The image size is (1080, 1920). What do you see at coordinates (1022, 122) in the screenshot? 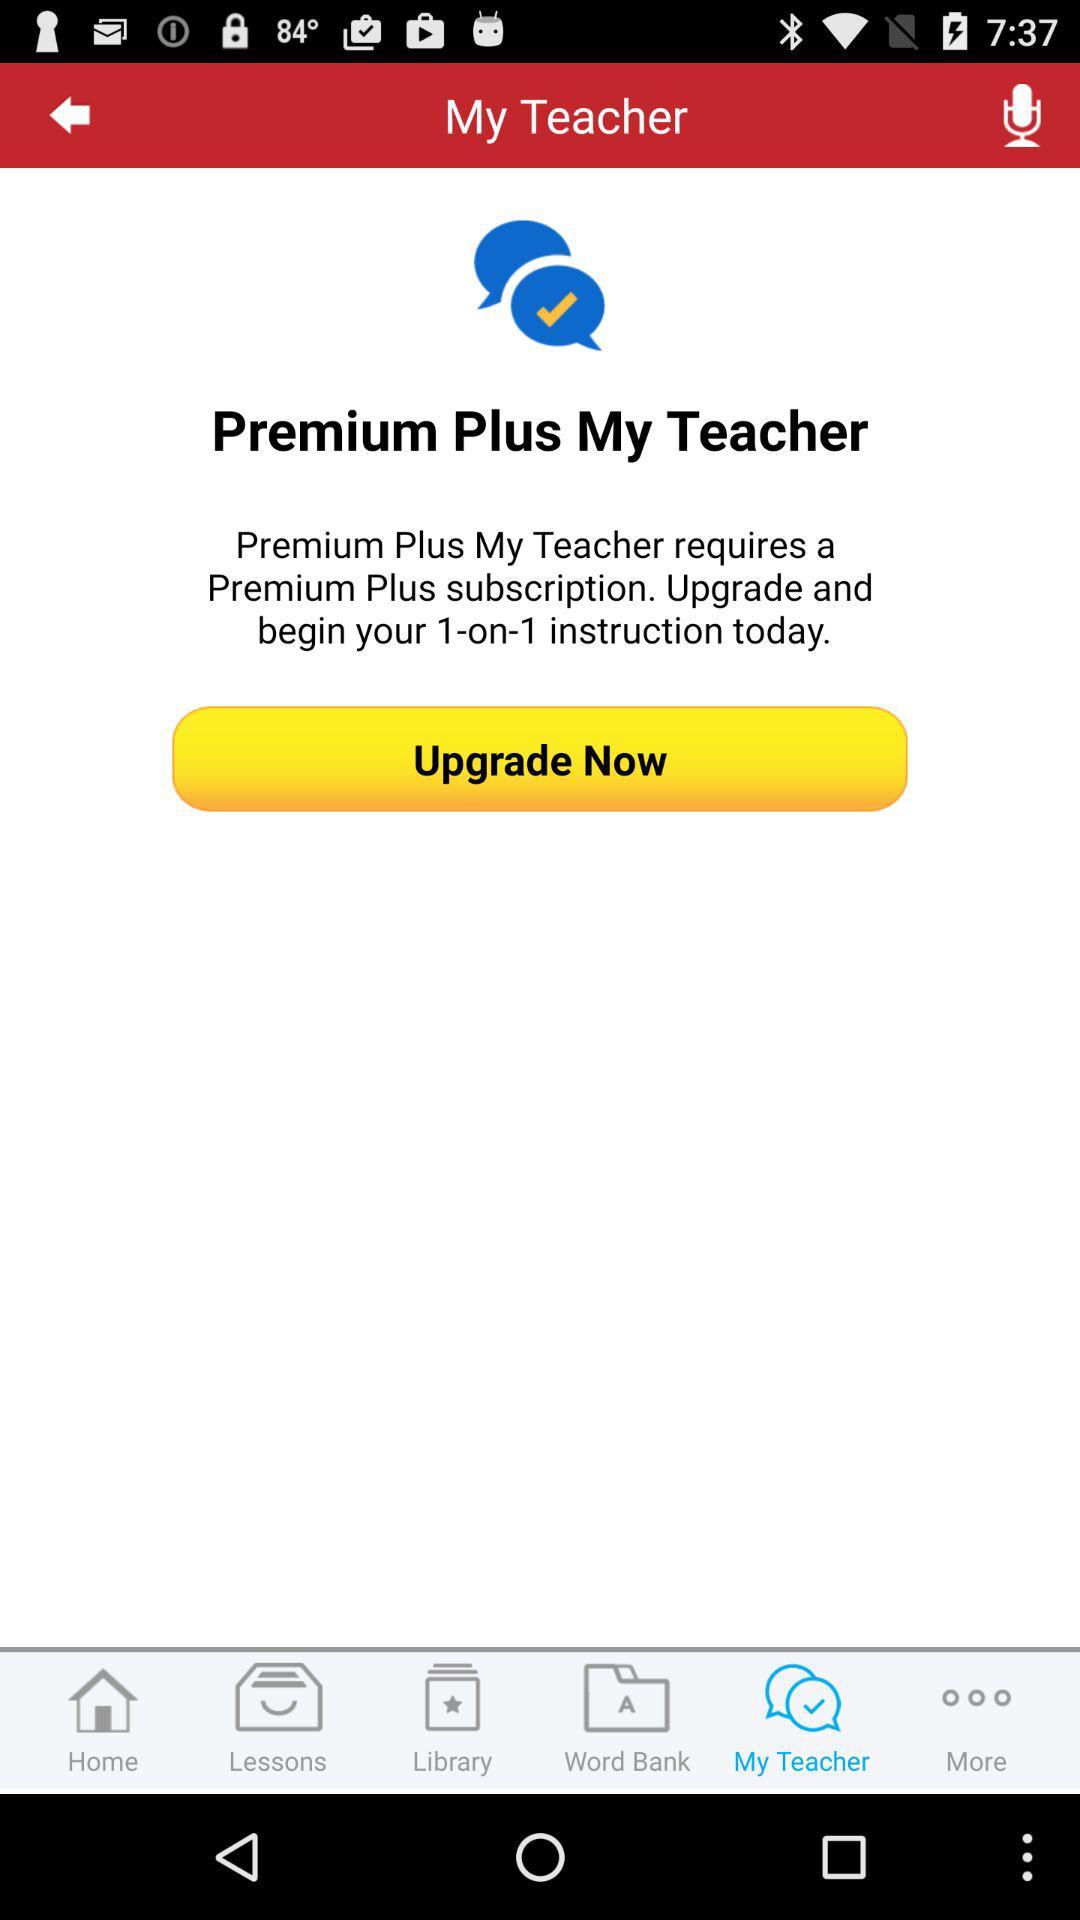
I see `the microphone icon` at bounding box center [1022, 122].